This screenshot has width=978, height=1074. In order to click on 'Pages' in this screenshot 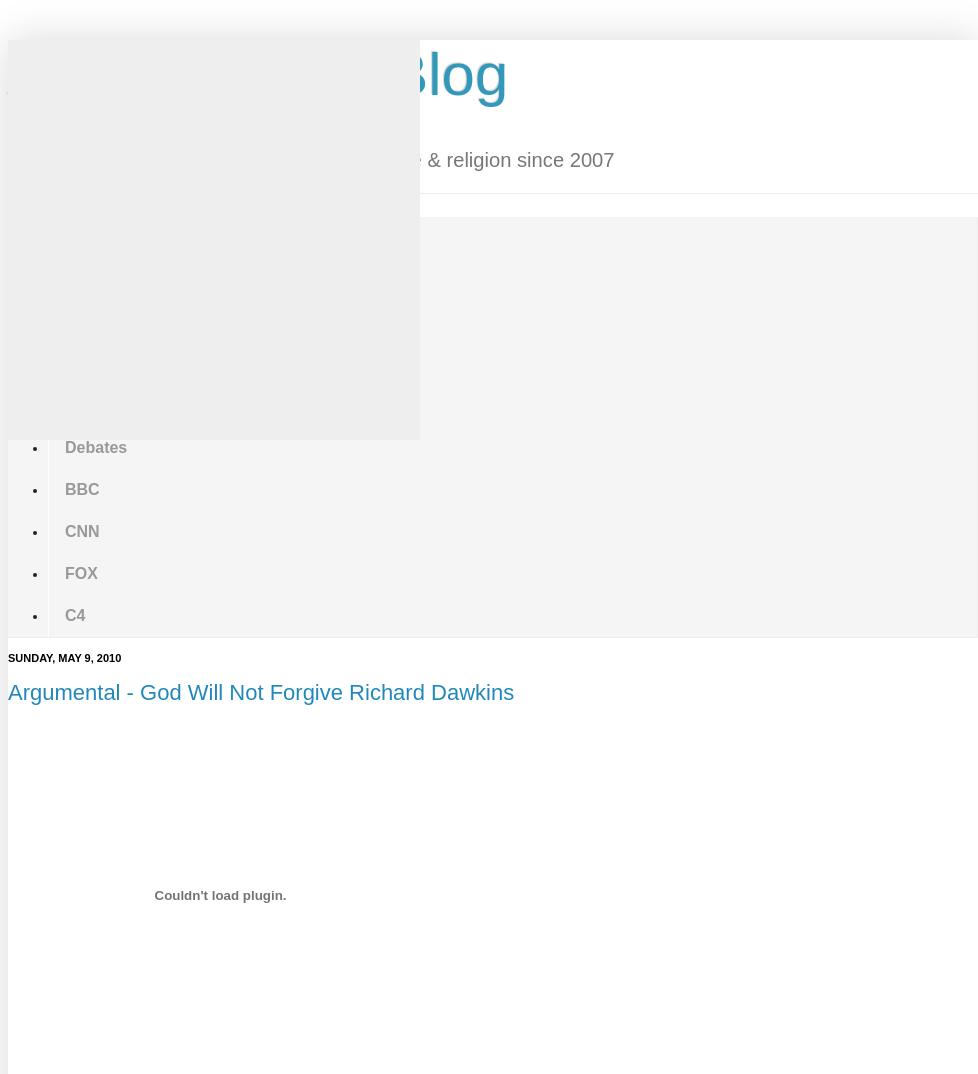, I will do `click(26, 199)`.